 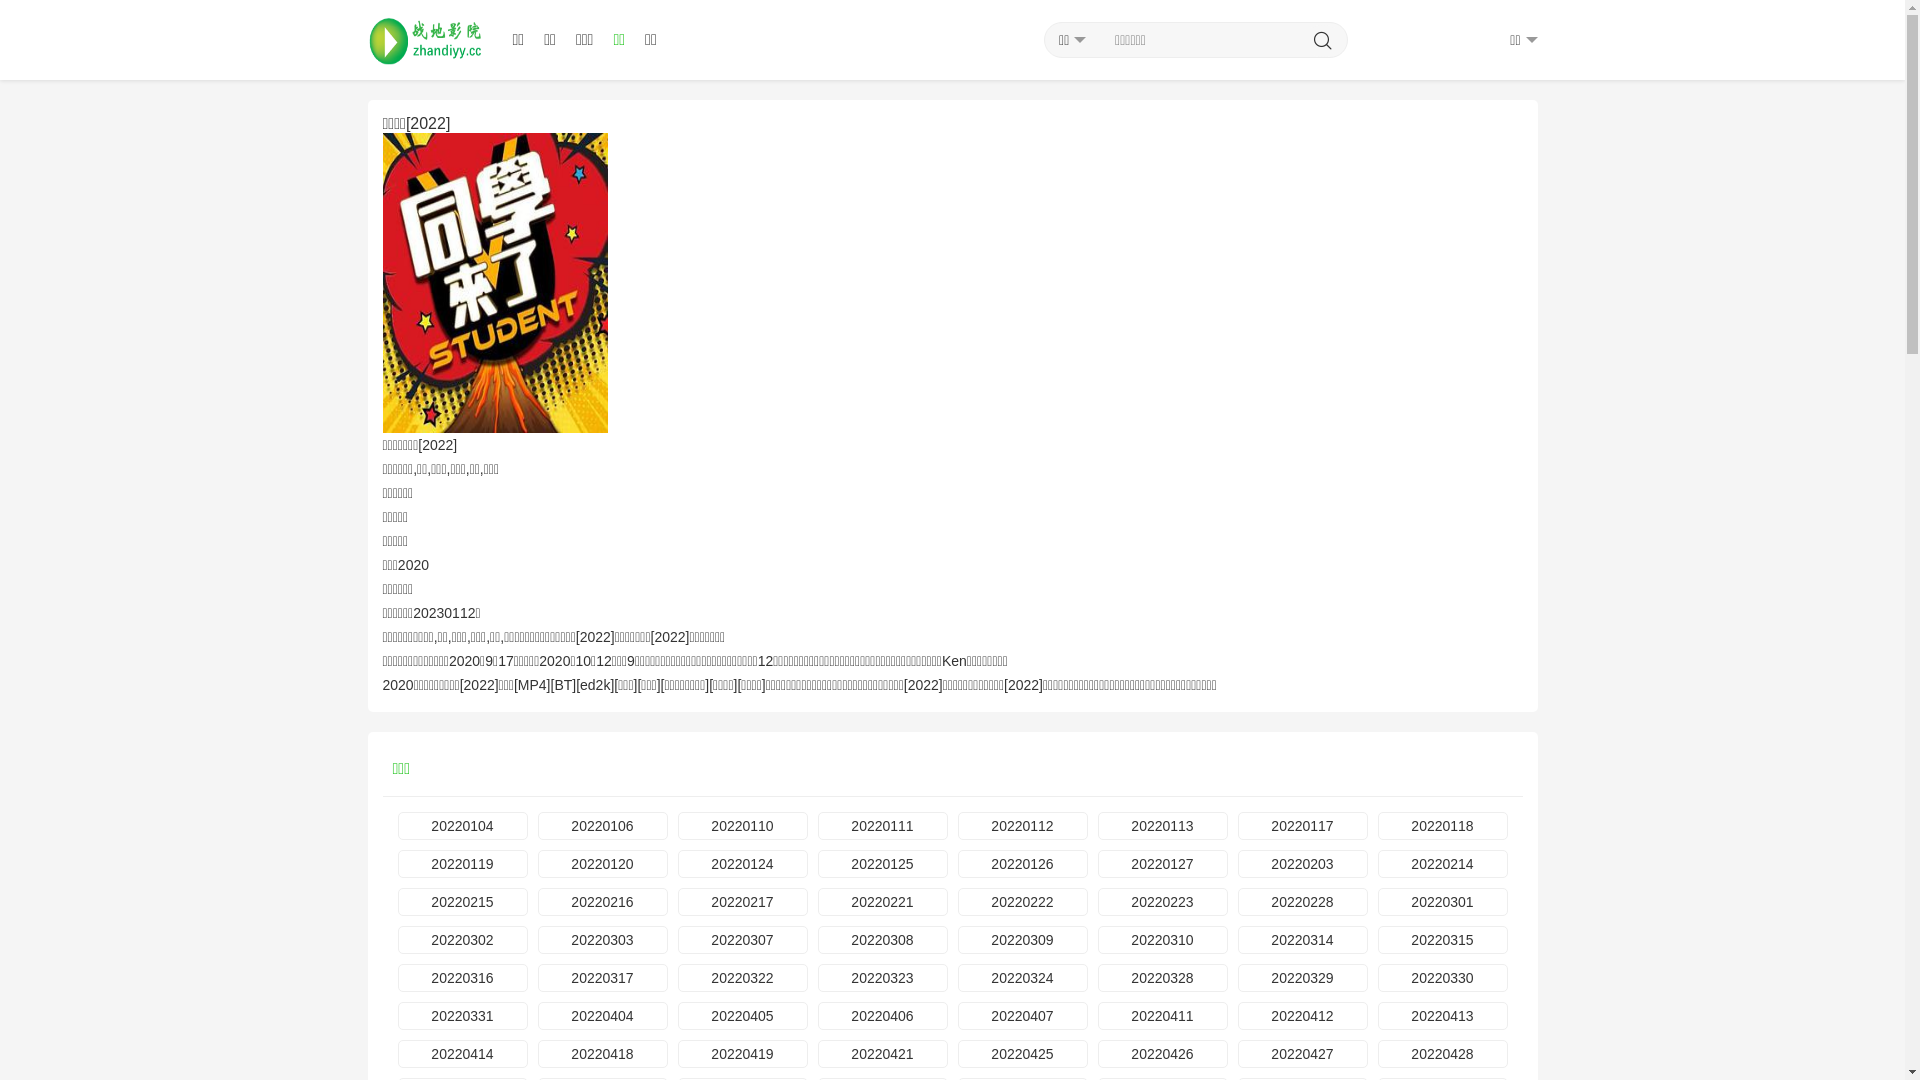 I want to click on '20220302', so click(x=461, y=940).